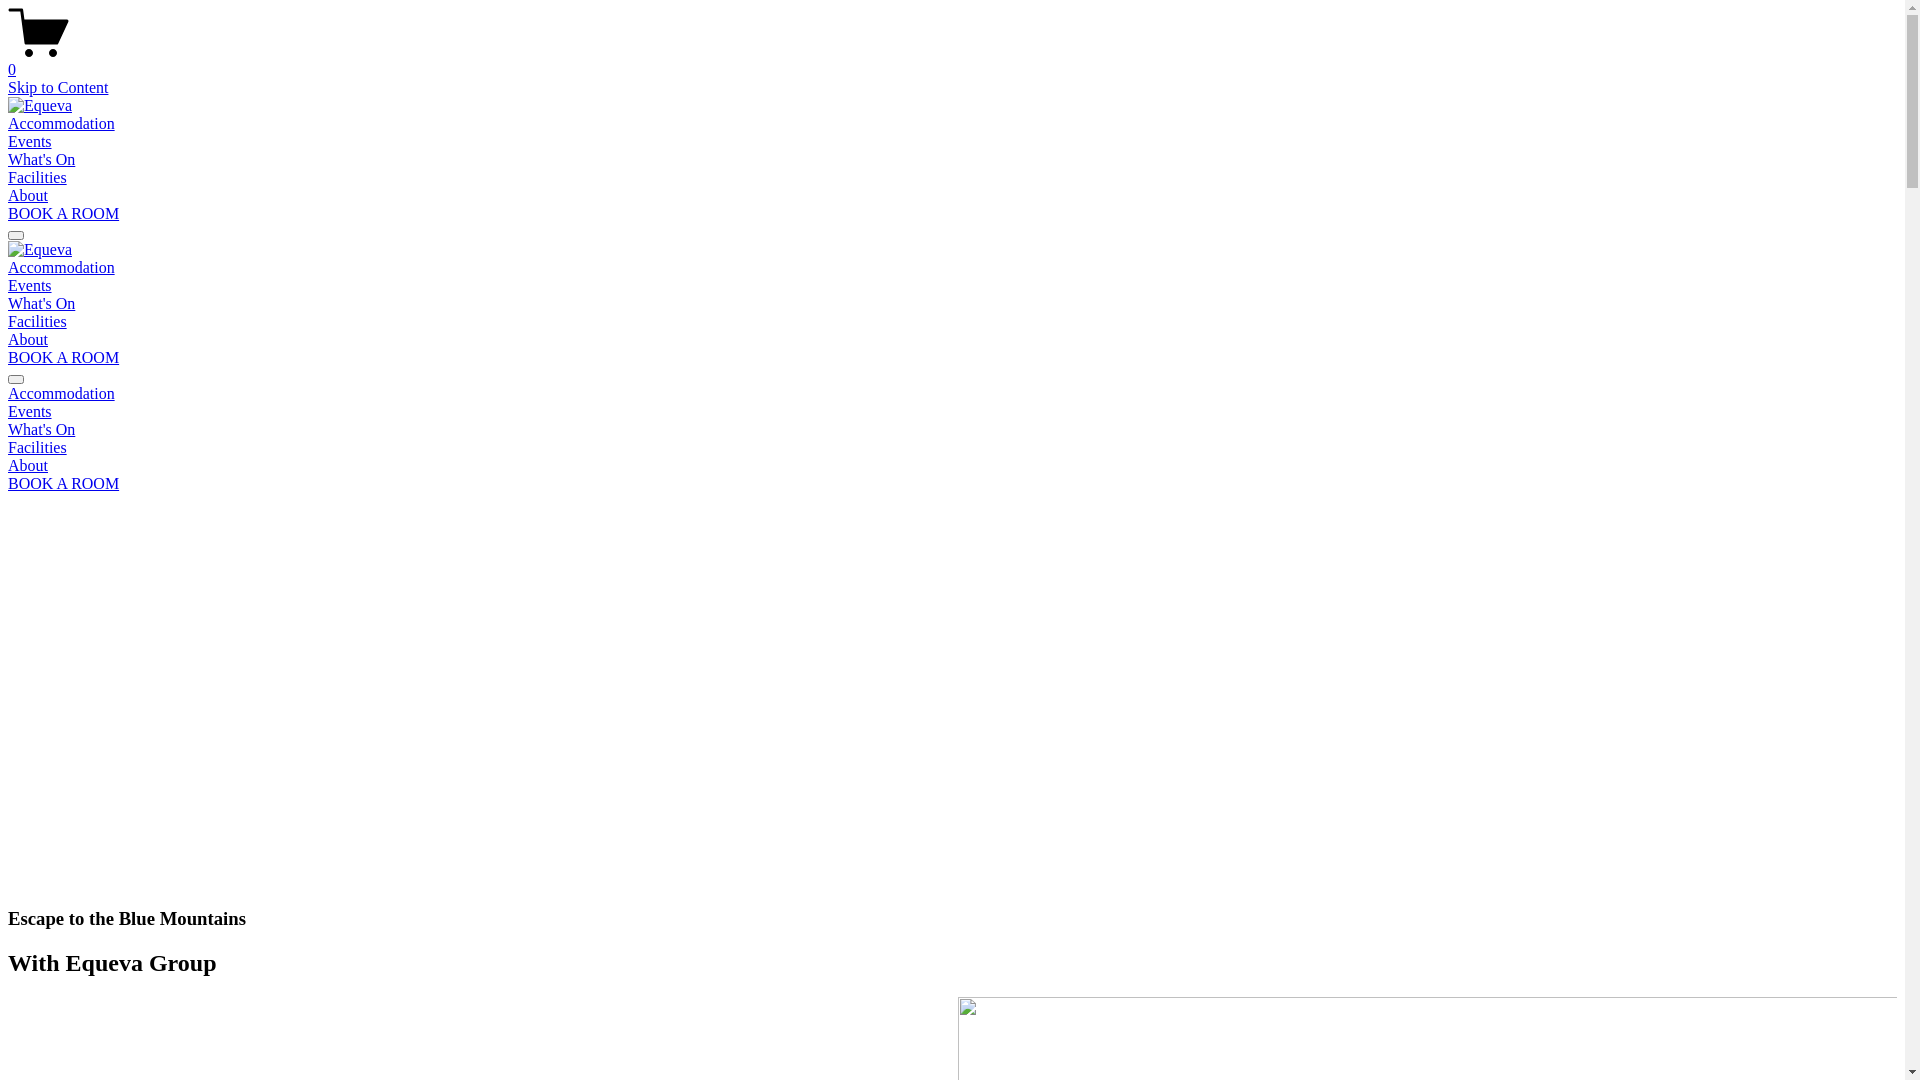 The width and height of the screenshot is (1920, 1080). Describe the element at coordinates (8, 176) in the screenshot. I see `'Facilities'` at that location.